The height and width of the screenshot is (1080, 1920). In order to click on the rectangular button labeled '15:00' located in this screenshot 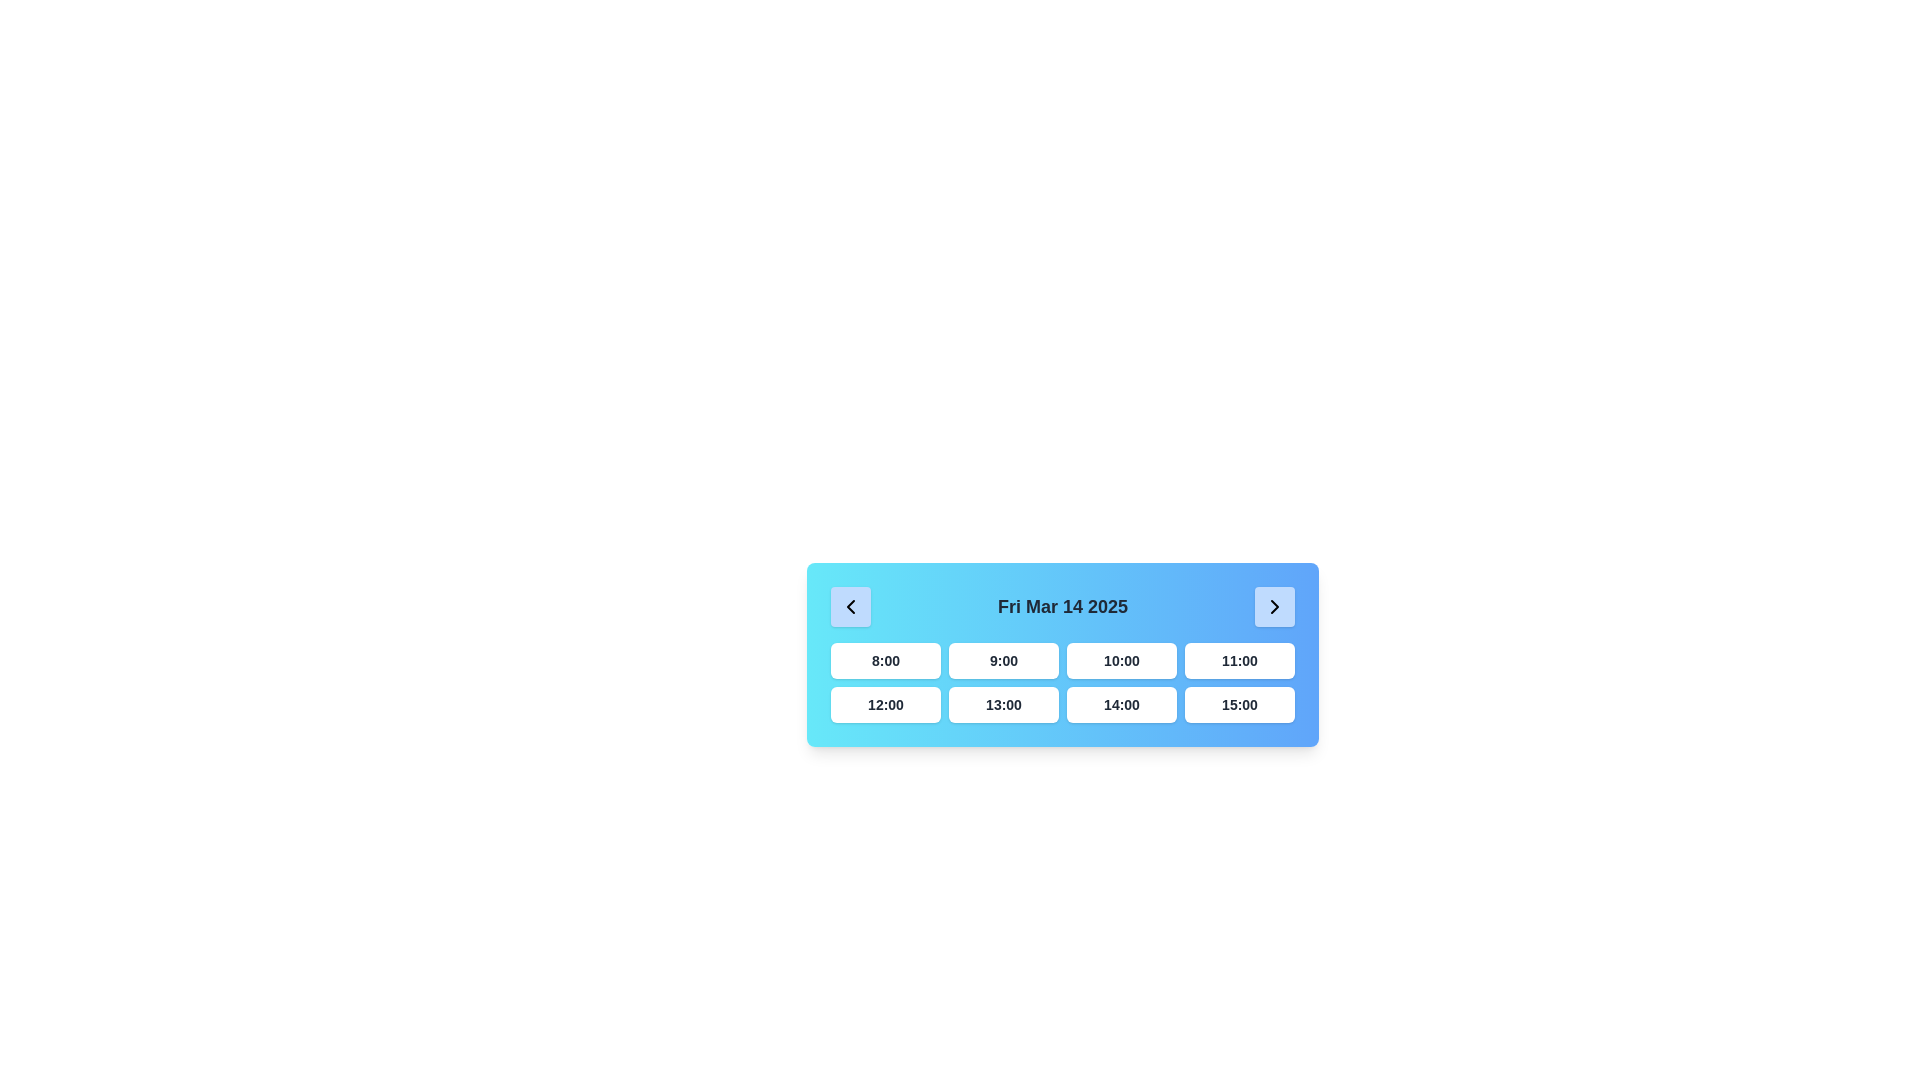, I will do `click(1238, 704)`.